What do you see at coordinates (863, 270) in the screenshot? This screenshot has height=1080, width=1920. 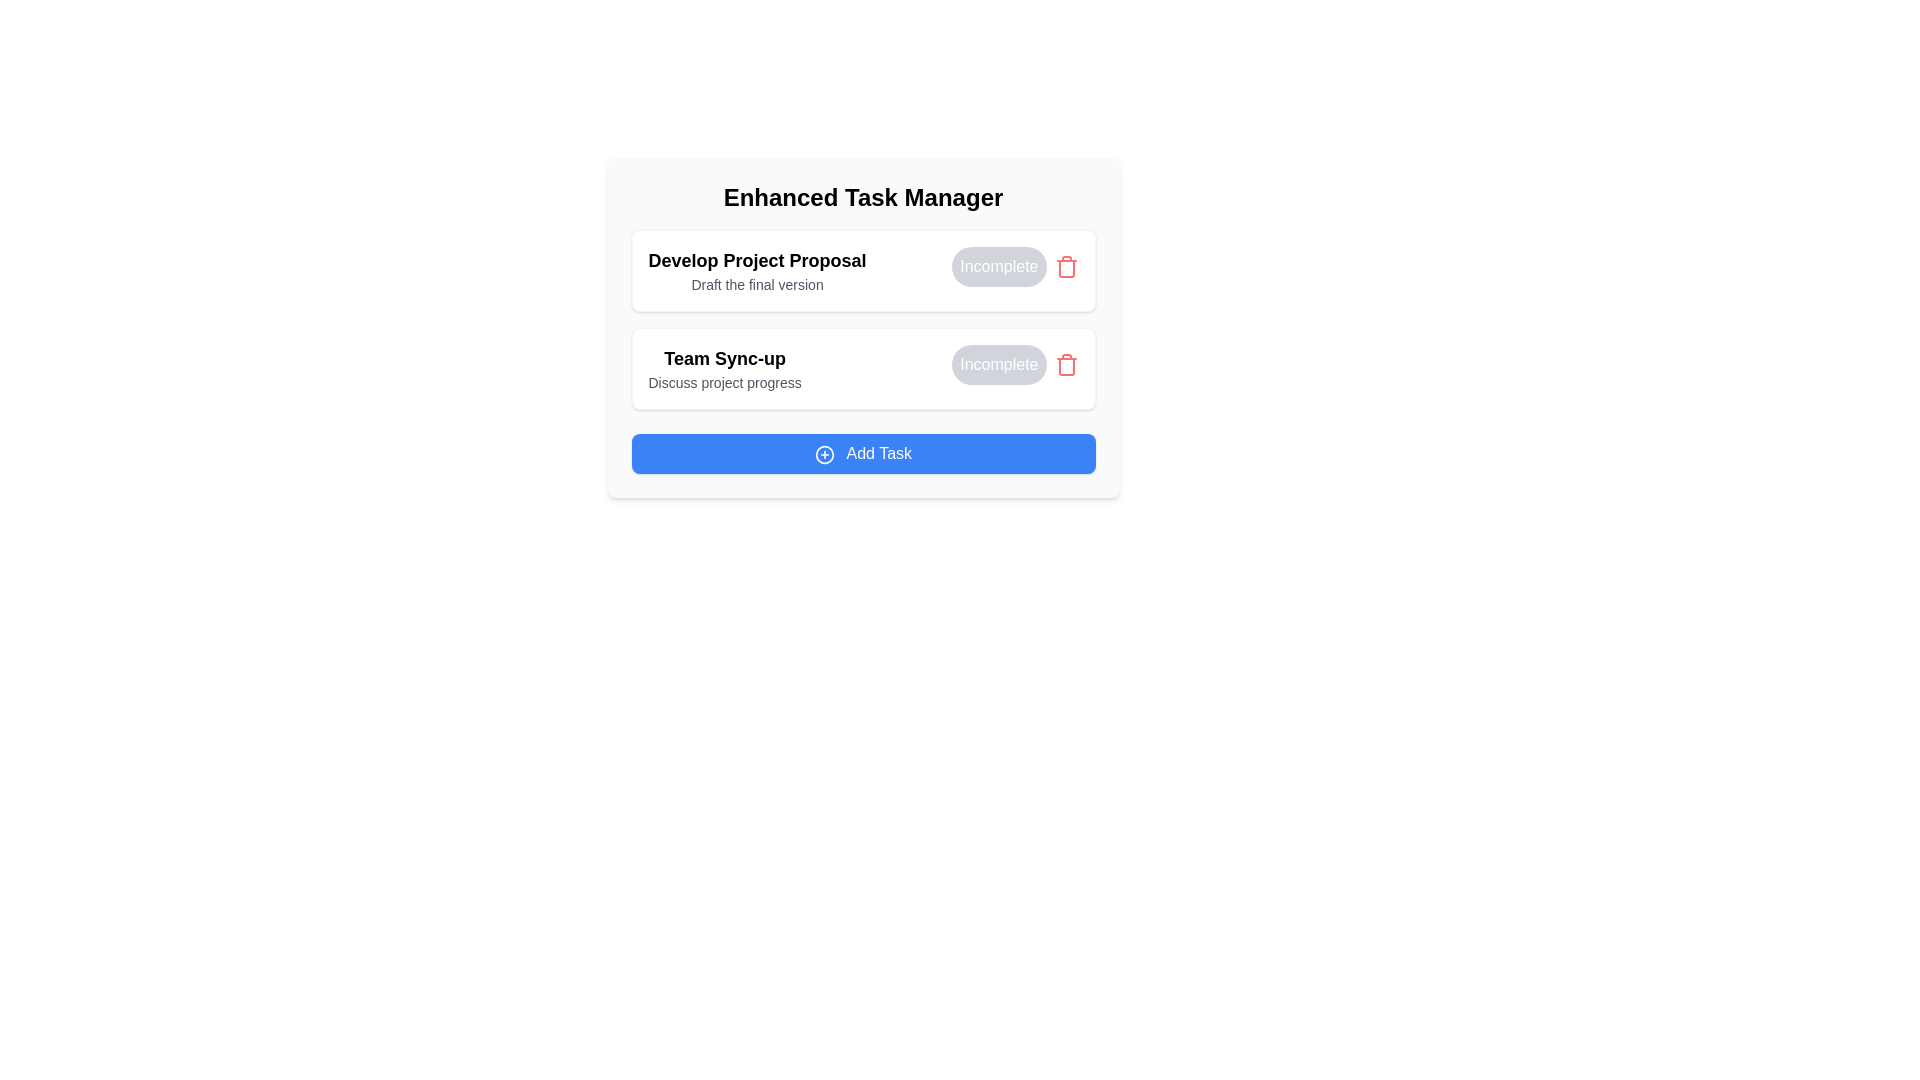 I see `the first task card in the task management system` at bounding box center [863, 270].